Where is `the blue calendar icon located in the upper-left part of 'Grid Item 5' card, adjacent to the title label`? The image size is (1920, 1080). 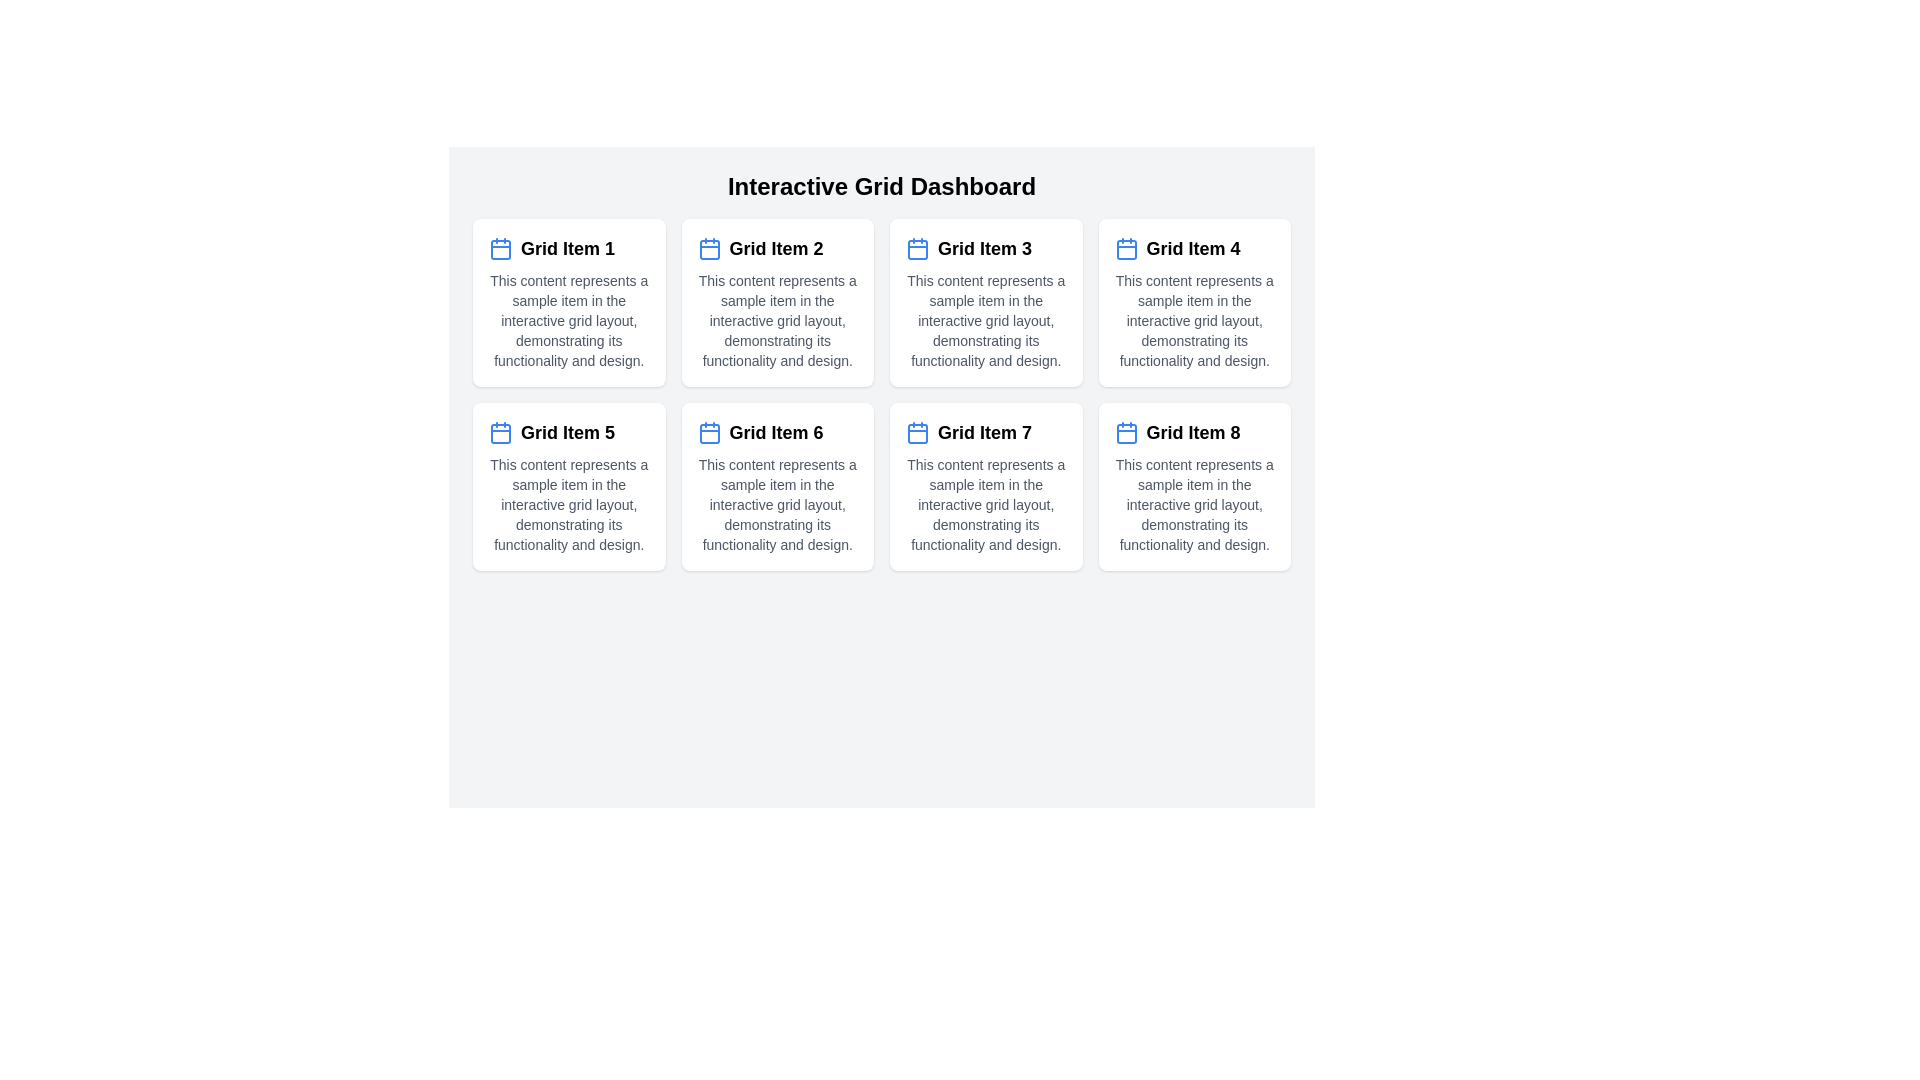 the blue calendar icon located in the upper-left part of 'Grid Item 5' card, adjacent to the title label is located at coordinates (500, 431).